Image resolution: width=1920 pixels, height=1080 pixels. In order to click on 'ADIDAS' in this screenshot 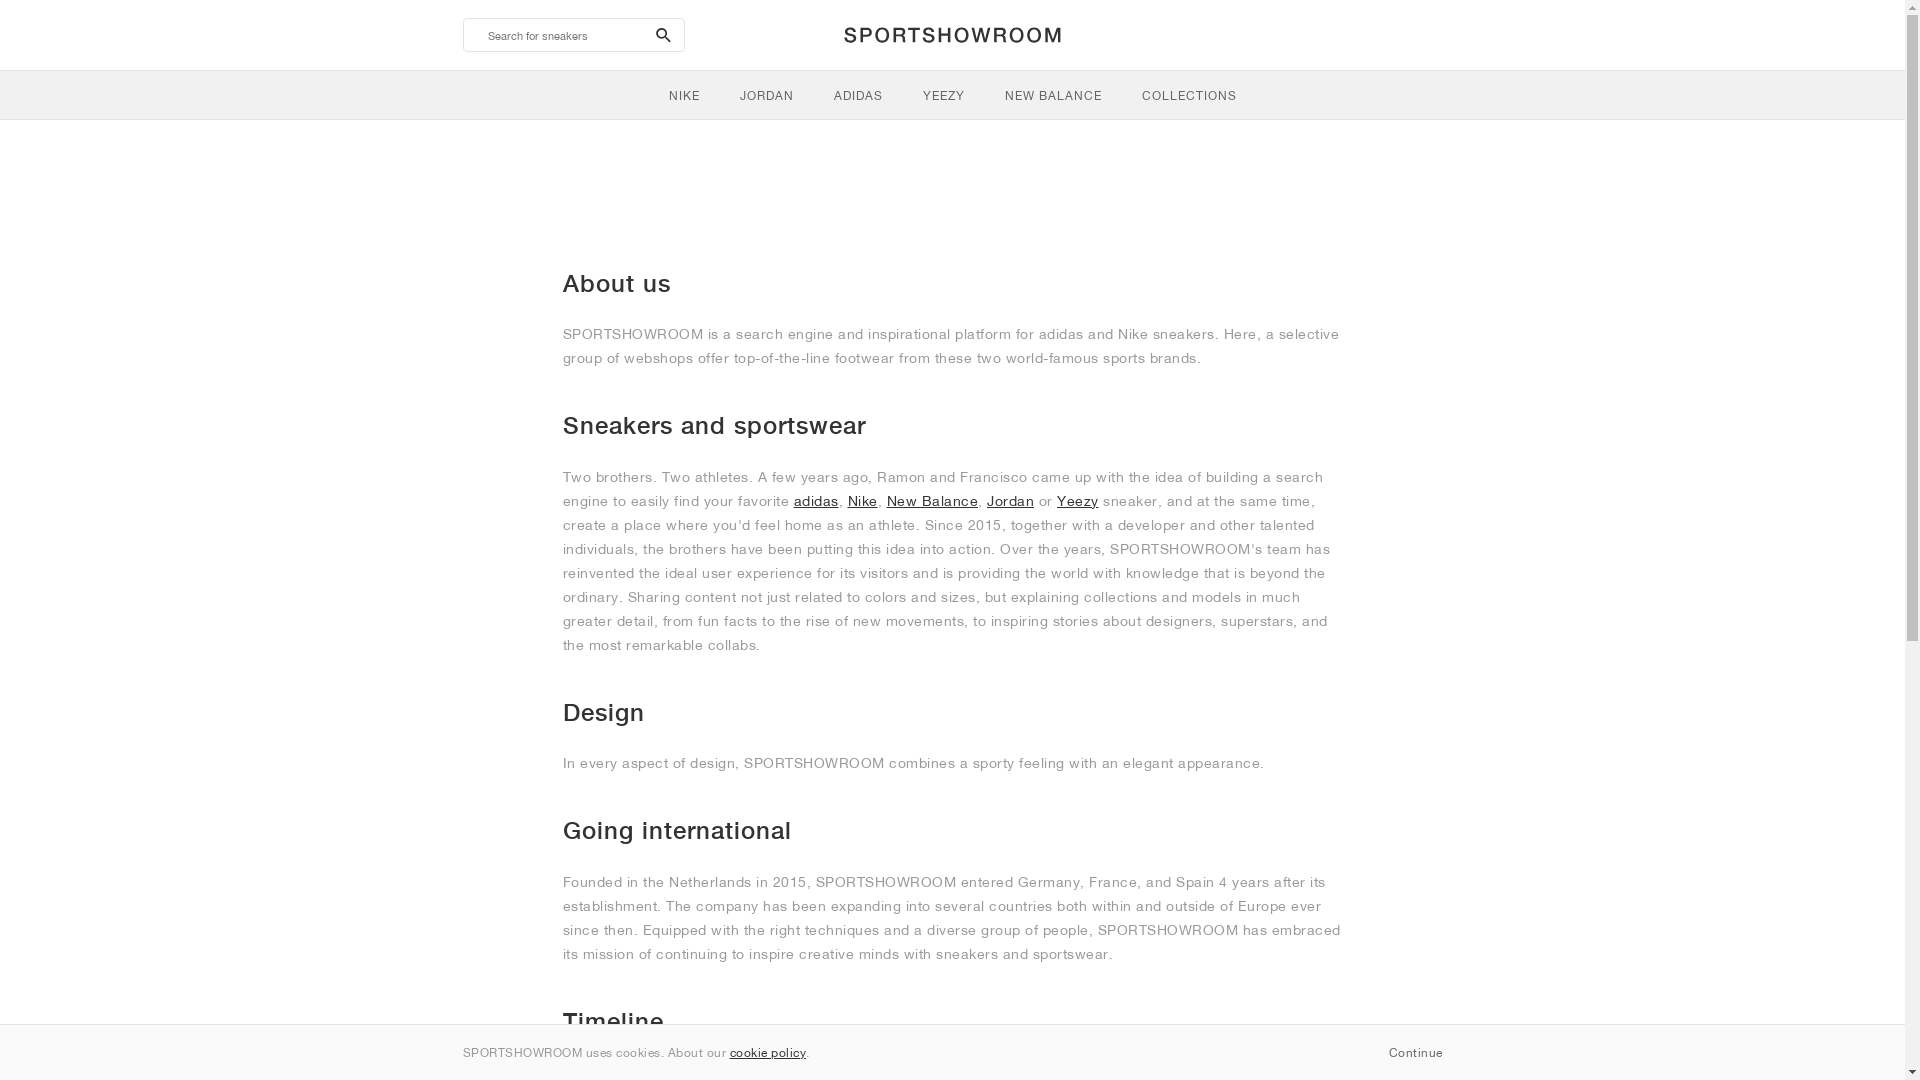, I will do `click(858, 95)`.